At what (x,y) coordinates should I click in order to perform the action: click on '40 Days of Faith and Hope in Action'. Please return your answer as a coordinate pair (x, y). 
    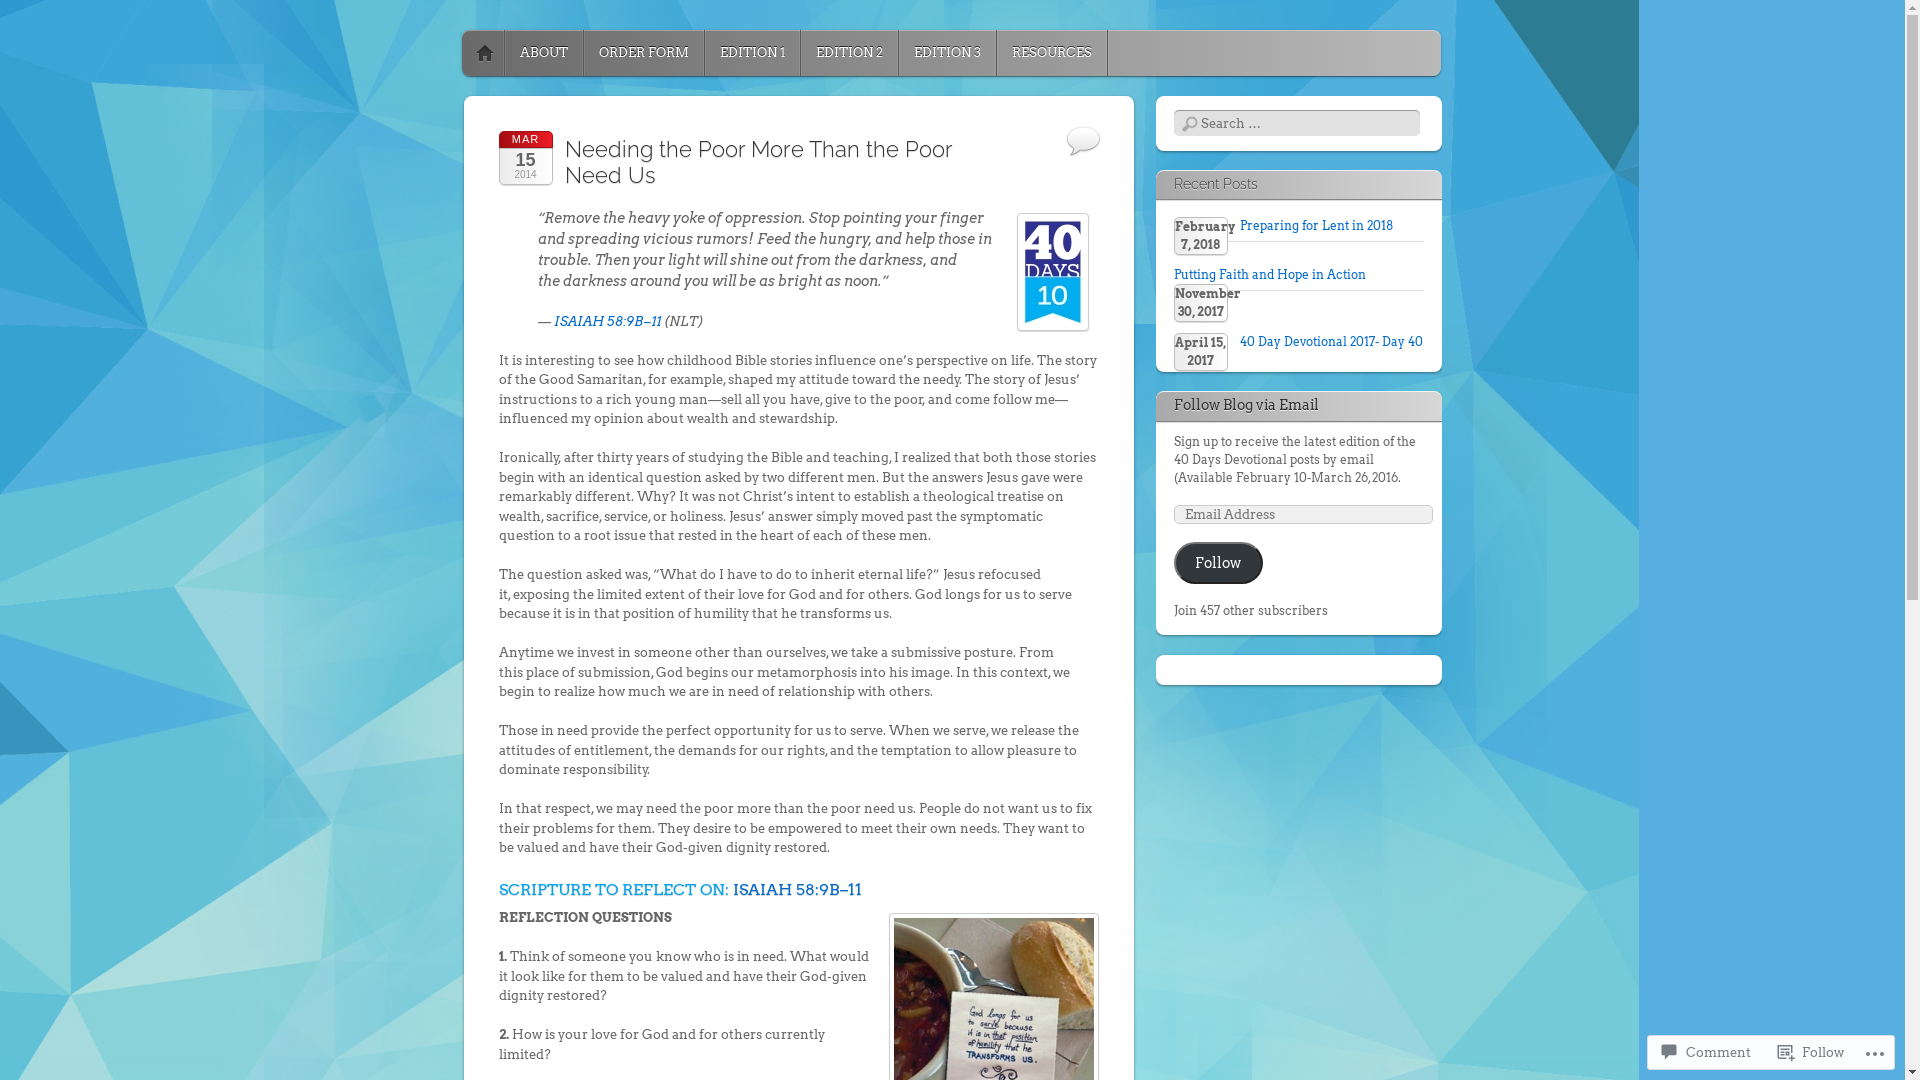
    Looking at the image, I should click on (662, 45).